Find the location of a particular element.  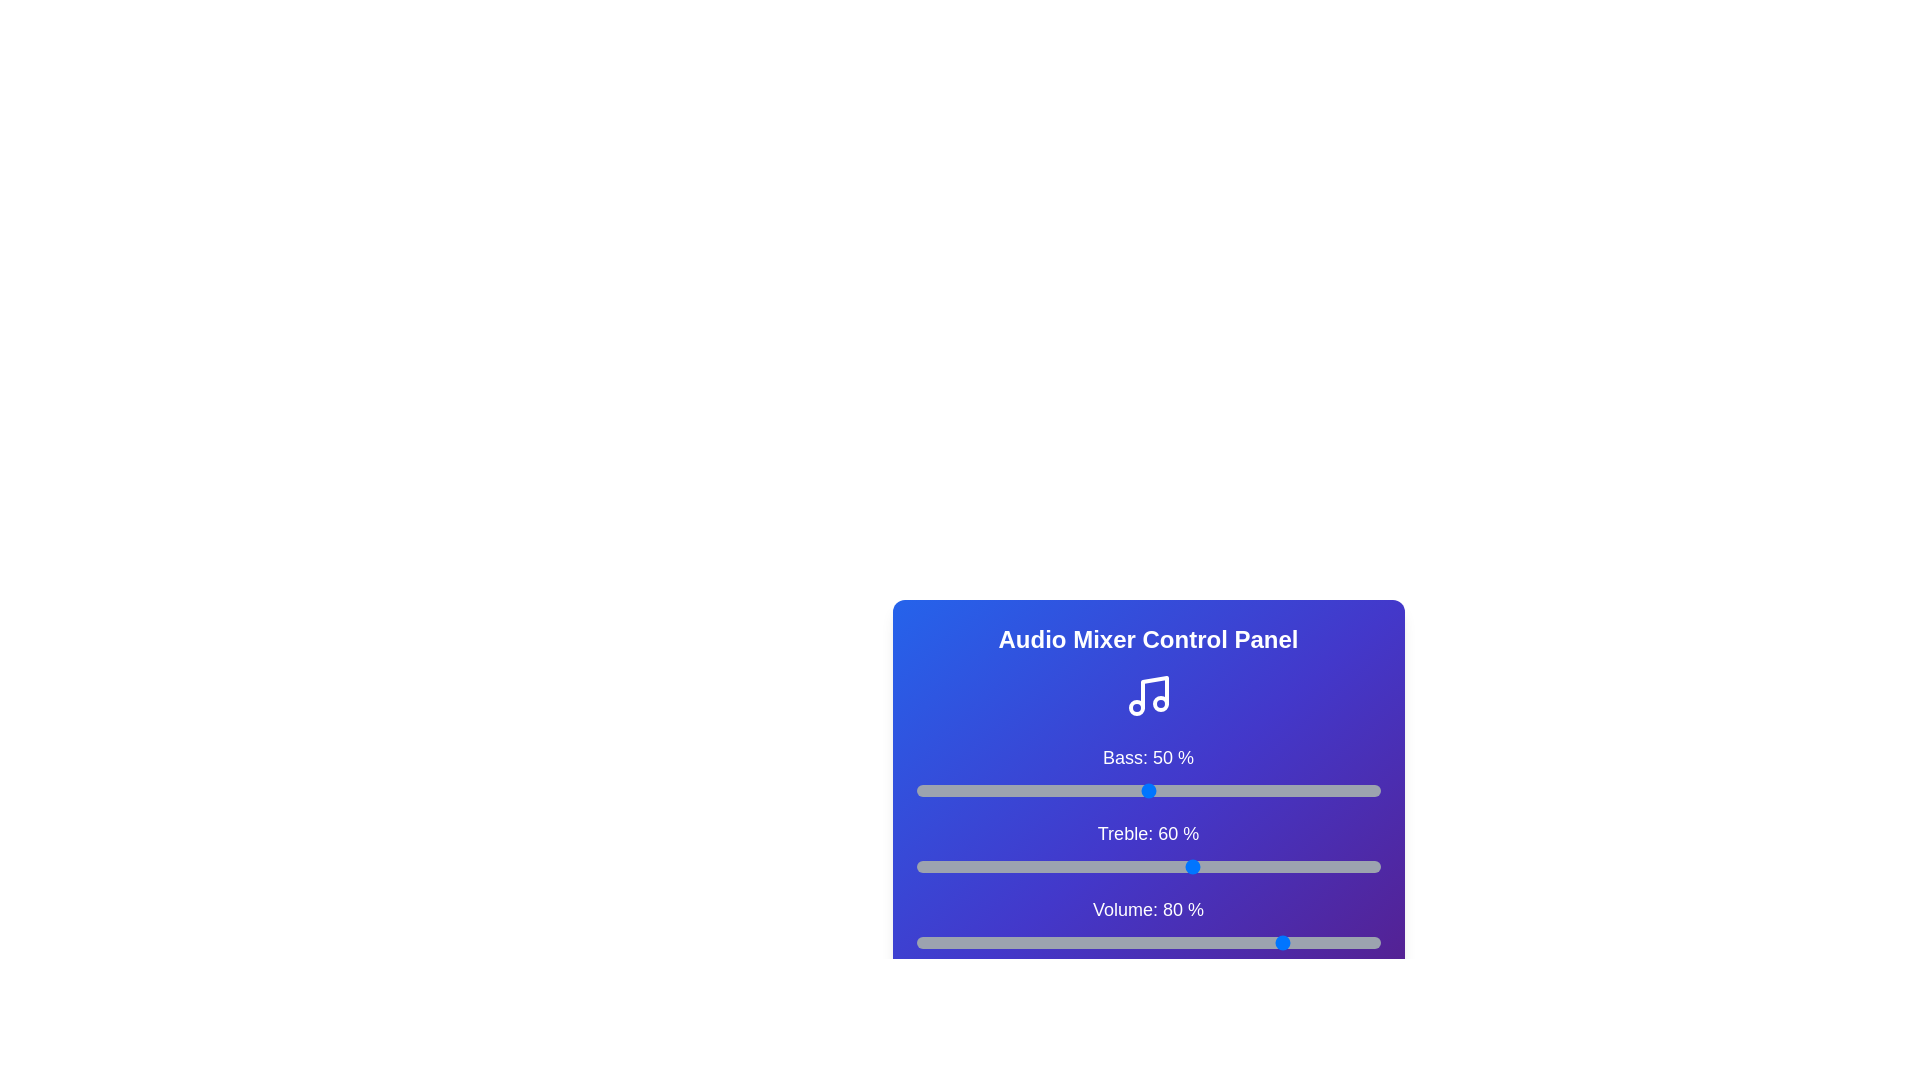

the treble slider to 90% is located at coordinates (1334, 866).